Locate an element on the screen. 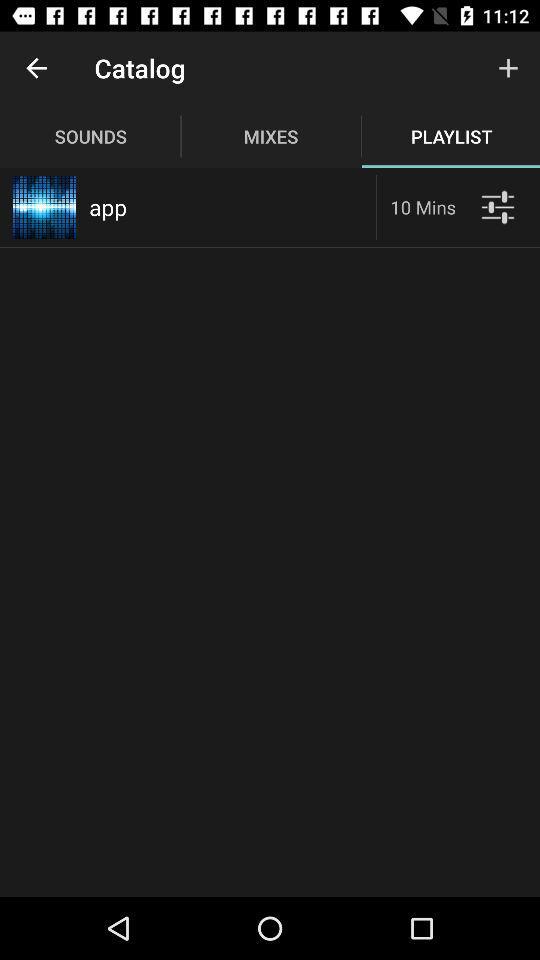 The image size is (540, 960). filters is located at coordinates (496, 207).